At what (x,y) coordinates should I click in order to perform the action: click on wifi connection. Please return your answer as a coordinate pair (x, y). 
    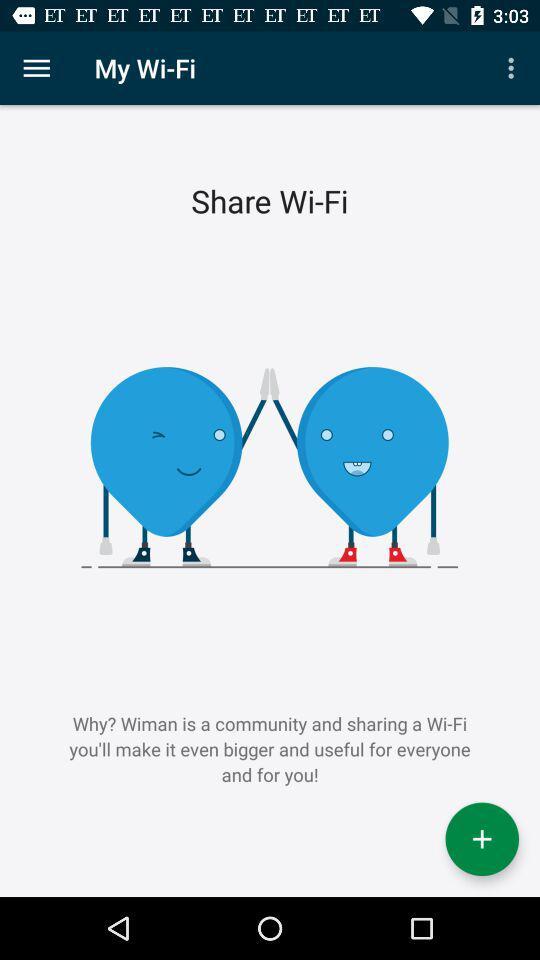
    Looking at the image, I should click on (481, 839).